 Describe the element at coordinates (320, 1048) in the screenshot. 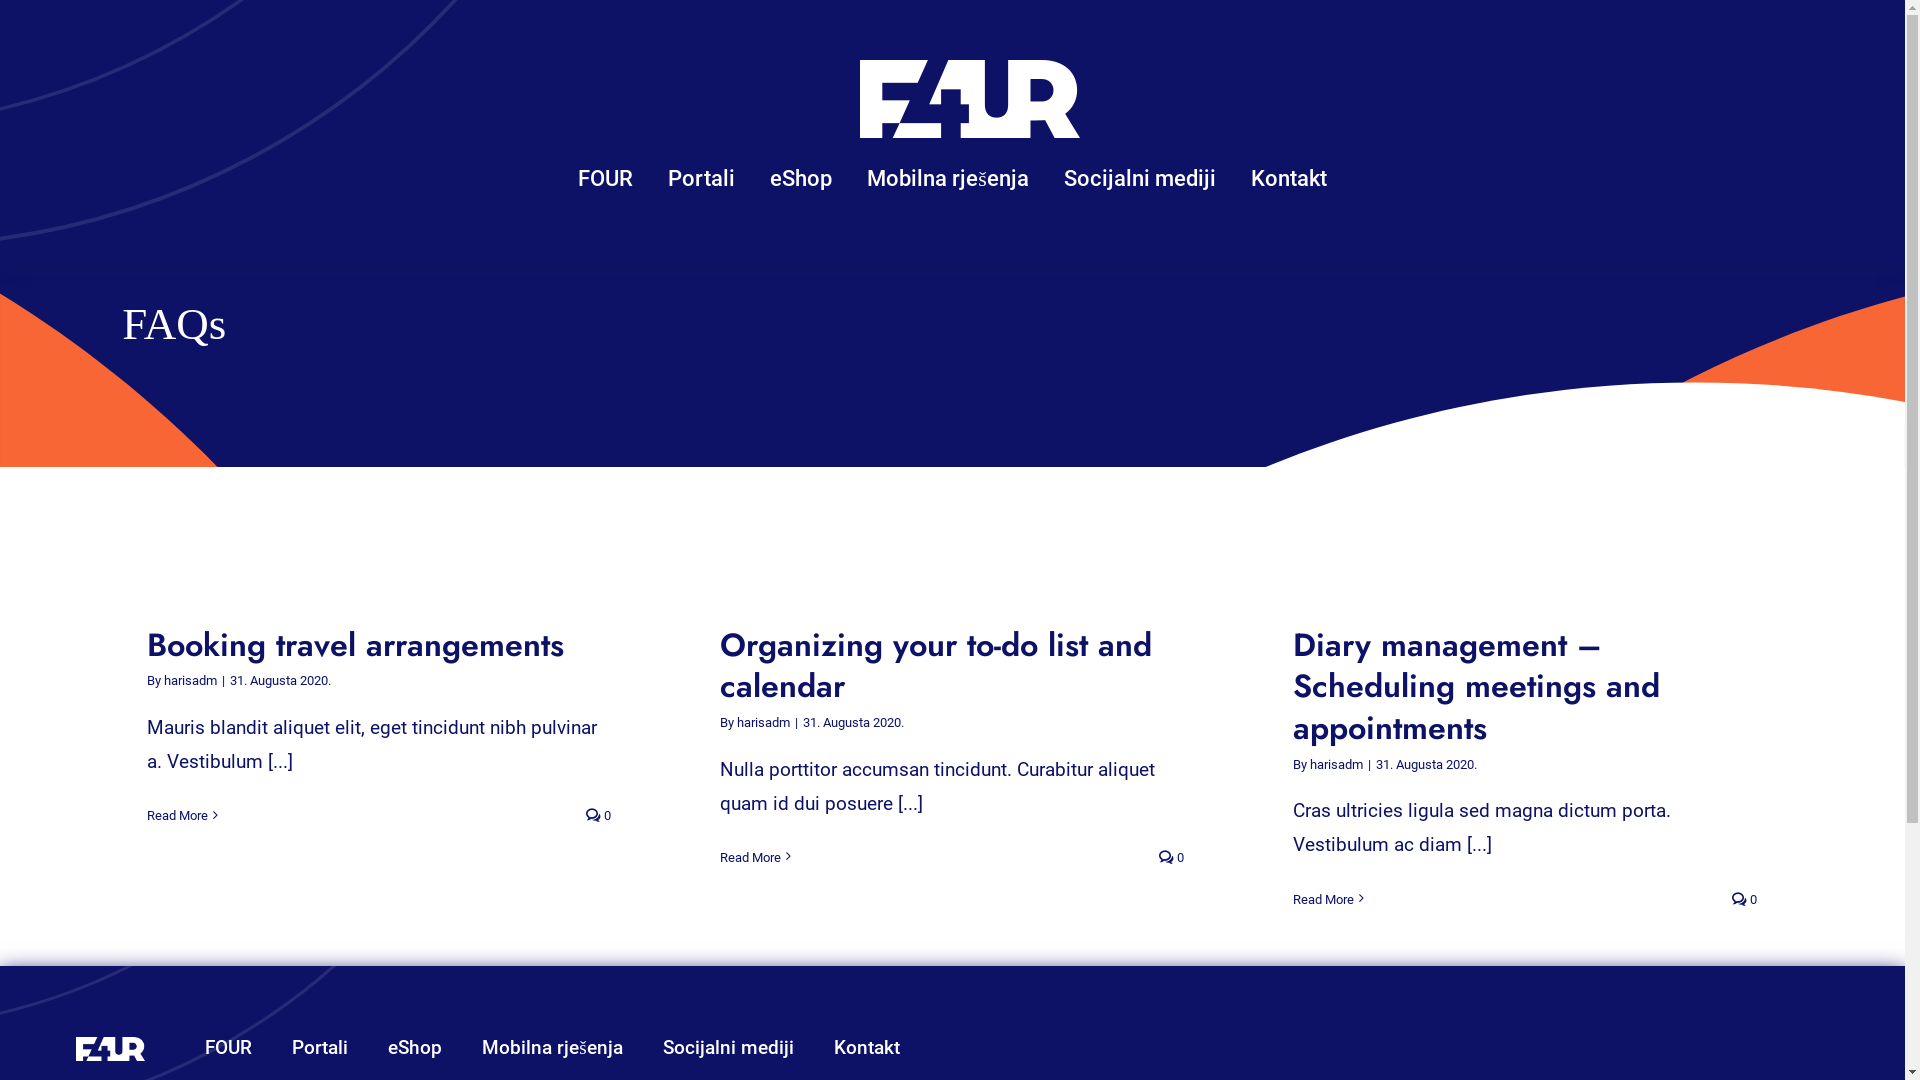

I see `'Portali'` at that location.